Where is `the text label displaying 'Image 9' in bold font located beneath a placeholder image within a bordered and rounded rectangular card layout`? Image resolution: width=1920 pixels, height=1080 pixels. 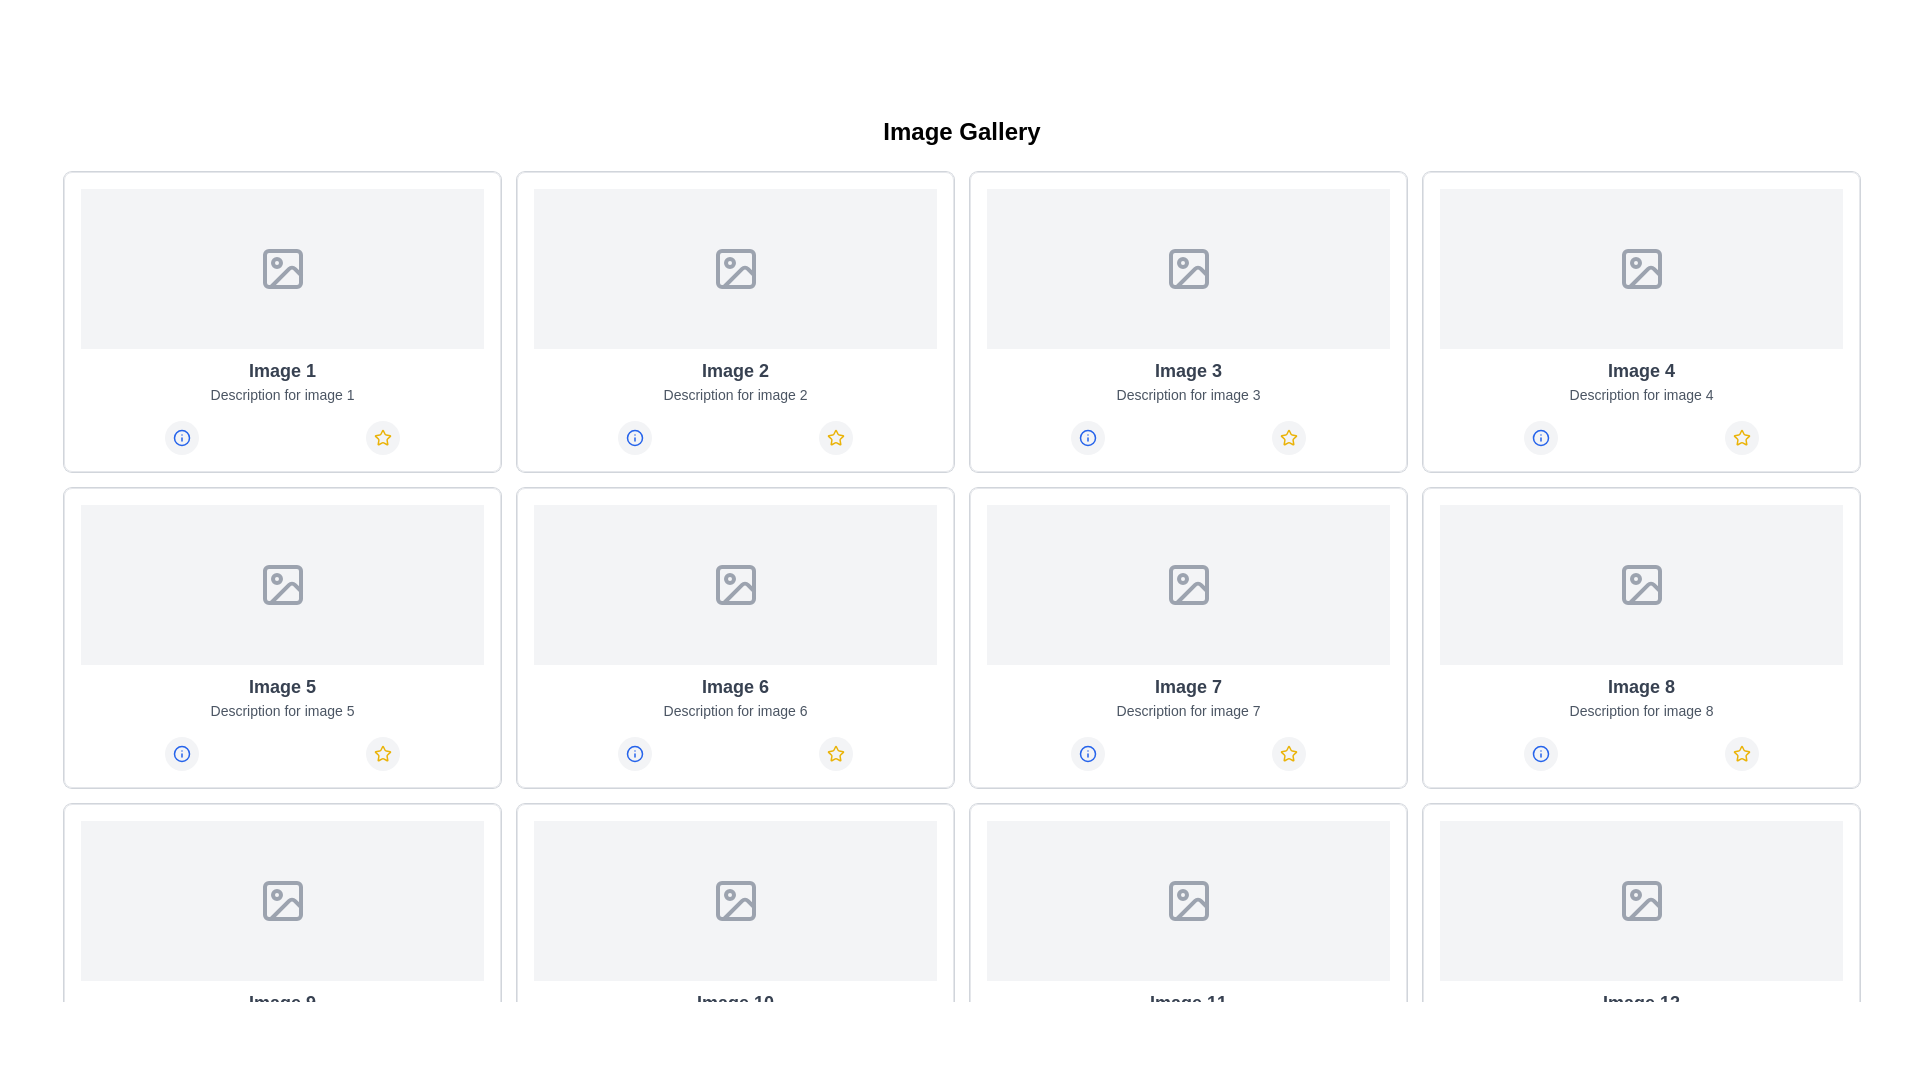
the text label displaying 'Image 9' in bold font located beneath a placeholder image within a bordered and rounded rectangular card layout is located at coordinates (281, 1002).